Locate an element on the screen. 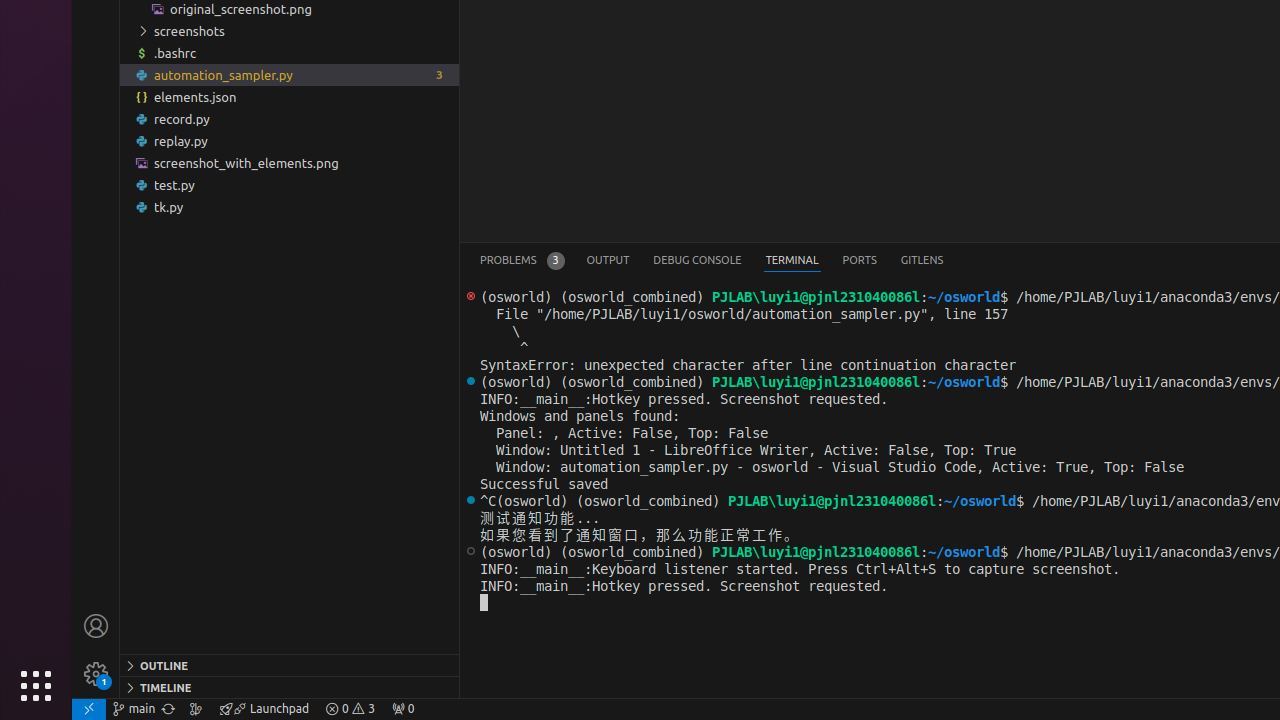 The image size is (1280, 720). 'No Ports Forwarded' is located at coordinates (401, 707).